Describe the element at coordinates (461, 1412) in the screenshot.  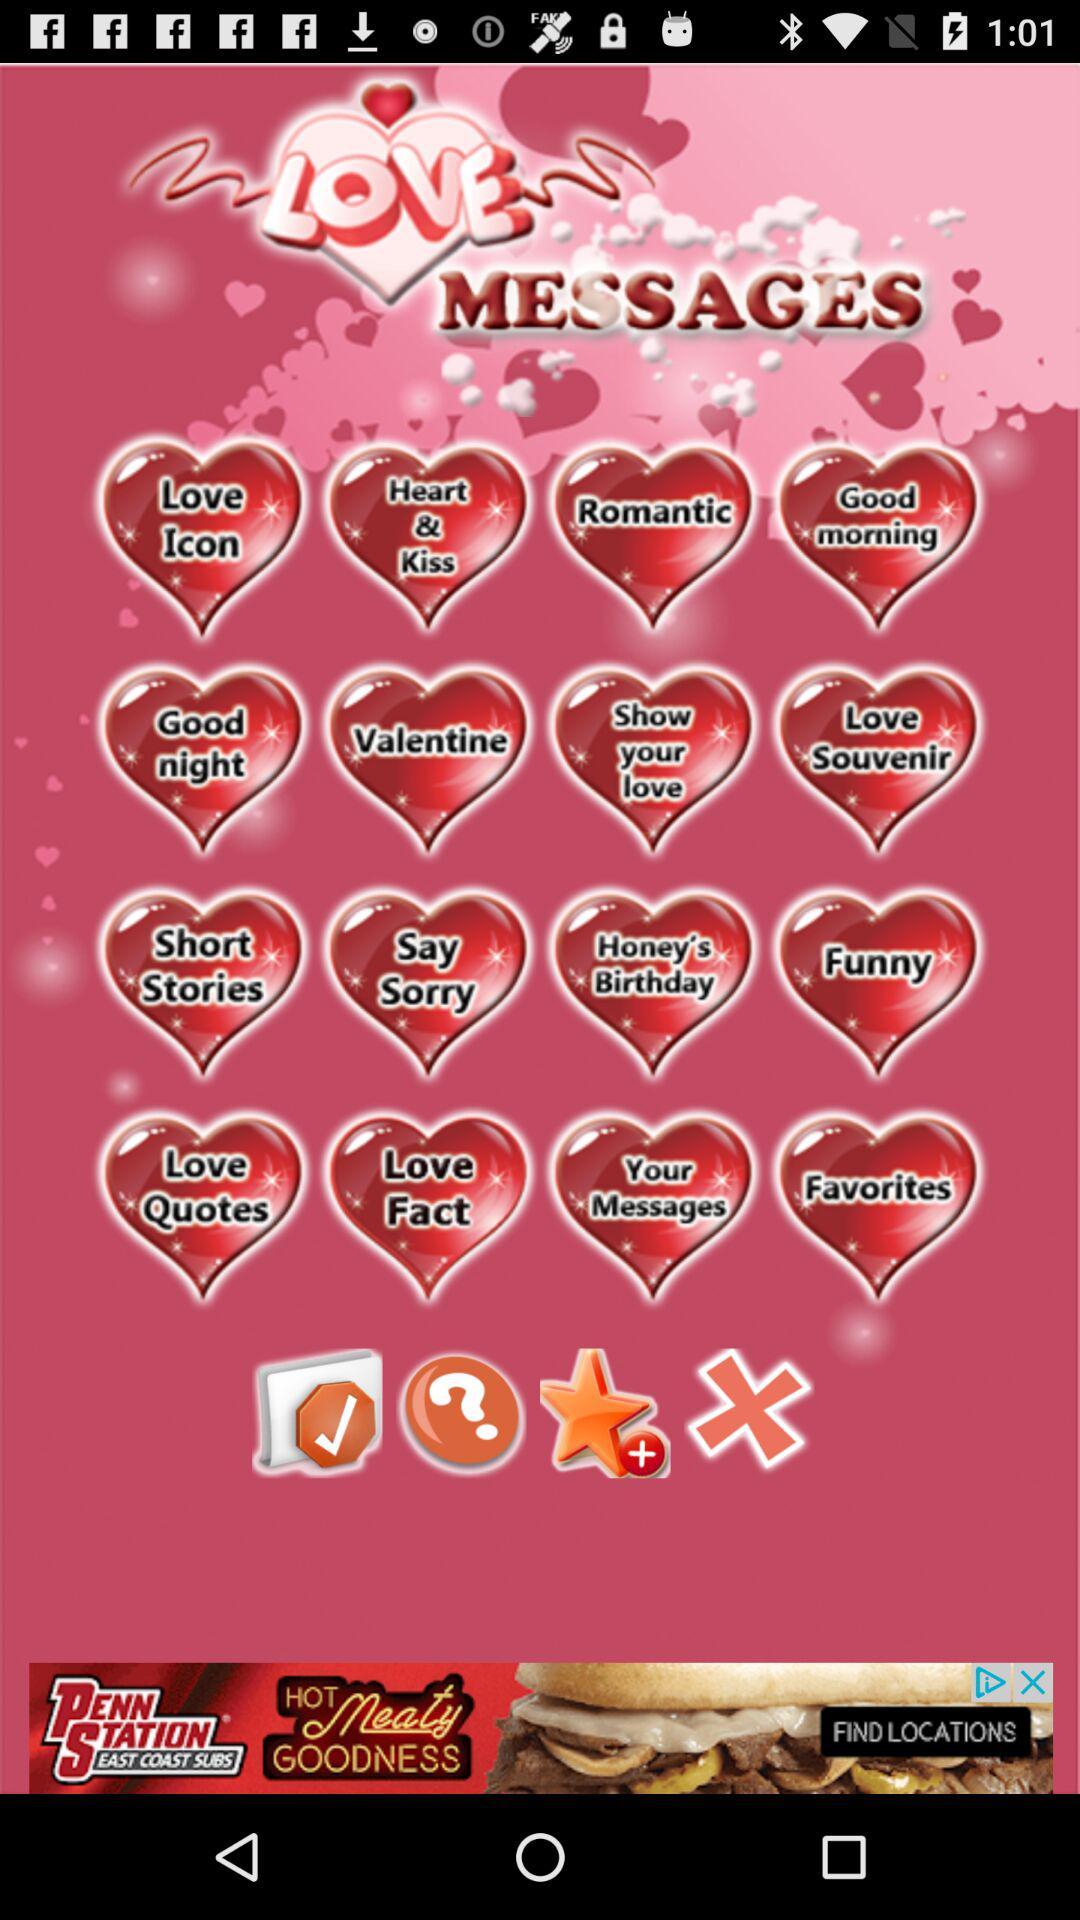
I see `help option` at that location.